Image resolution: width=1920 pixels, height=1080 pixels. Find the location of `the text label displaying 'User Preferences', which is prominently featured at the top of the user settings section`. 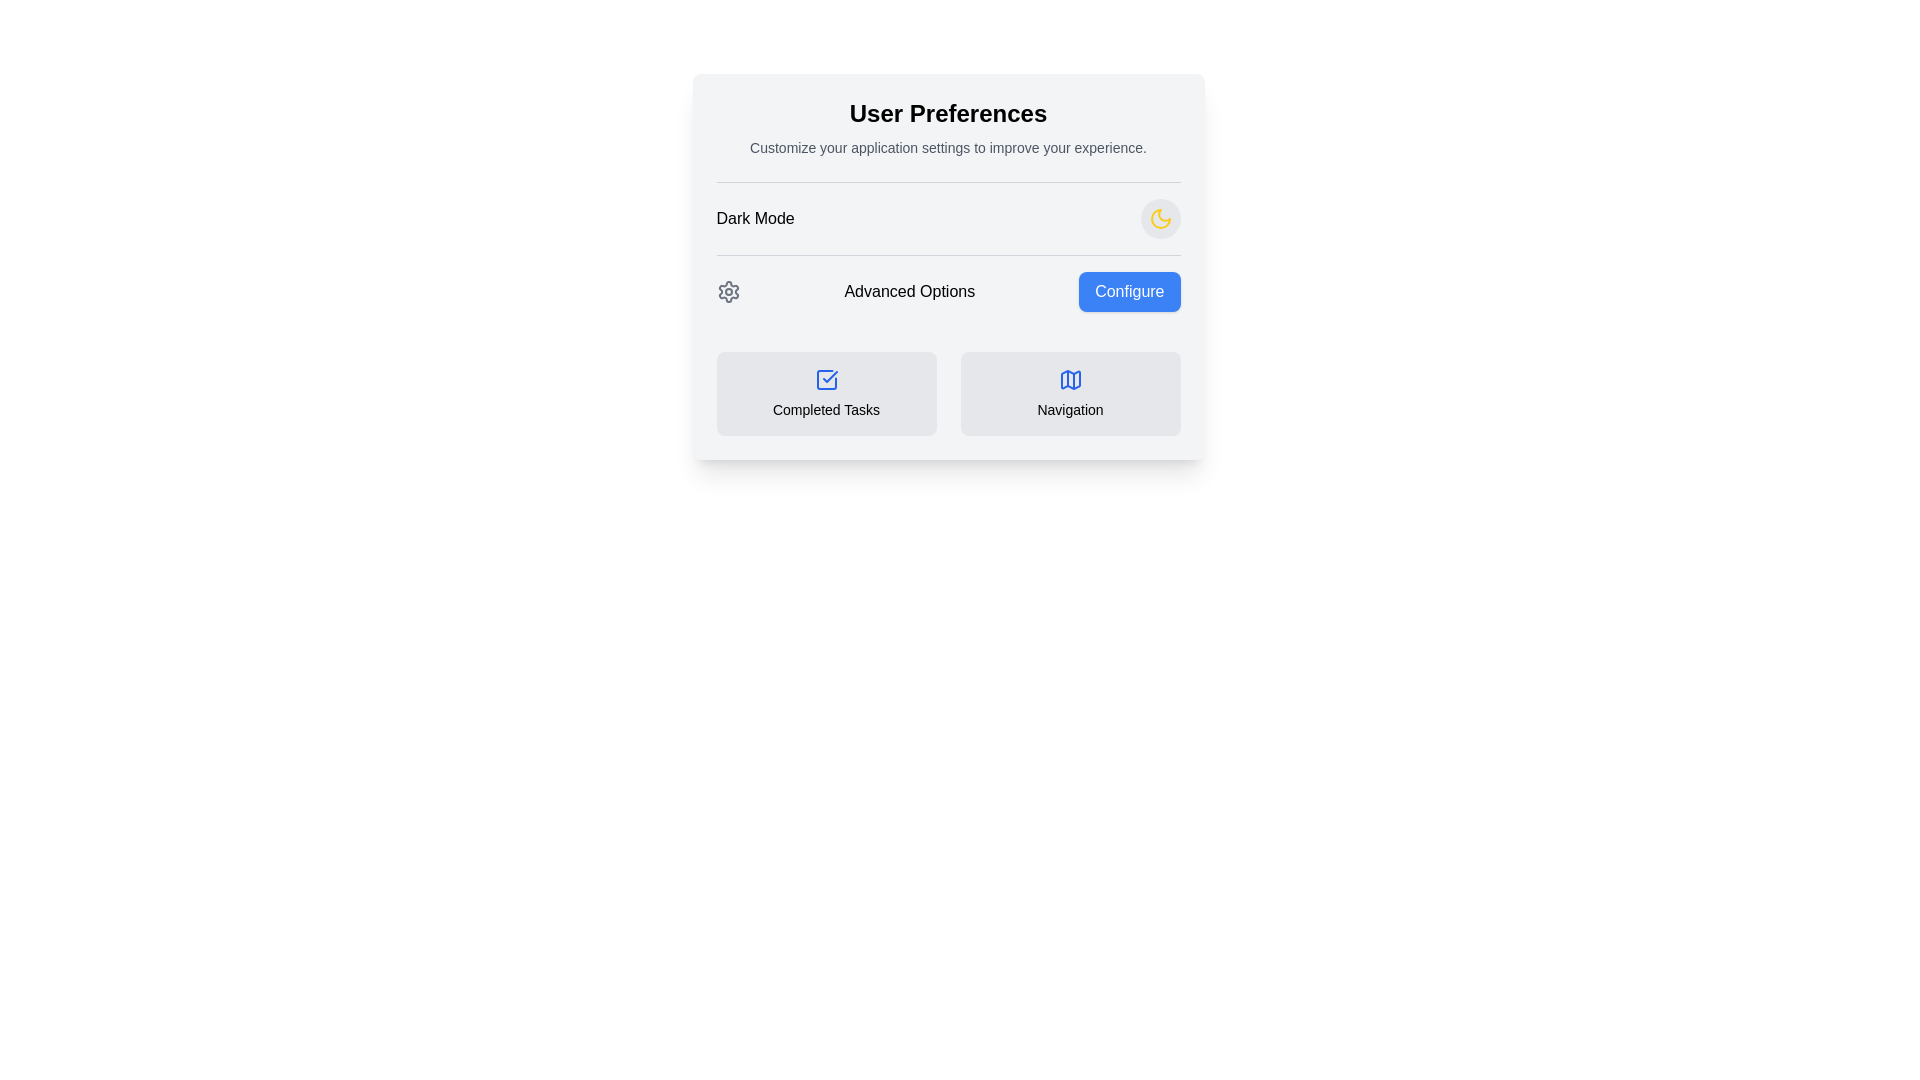

the text label displaying 'User Preferences', which is prominently featured at the top of the user settings section is located at coordinates (947, 114).